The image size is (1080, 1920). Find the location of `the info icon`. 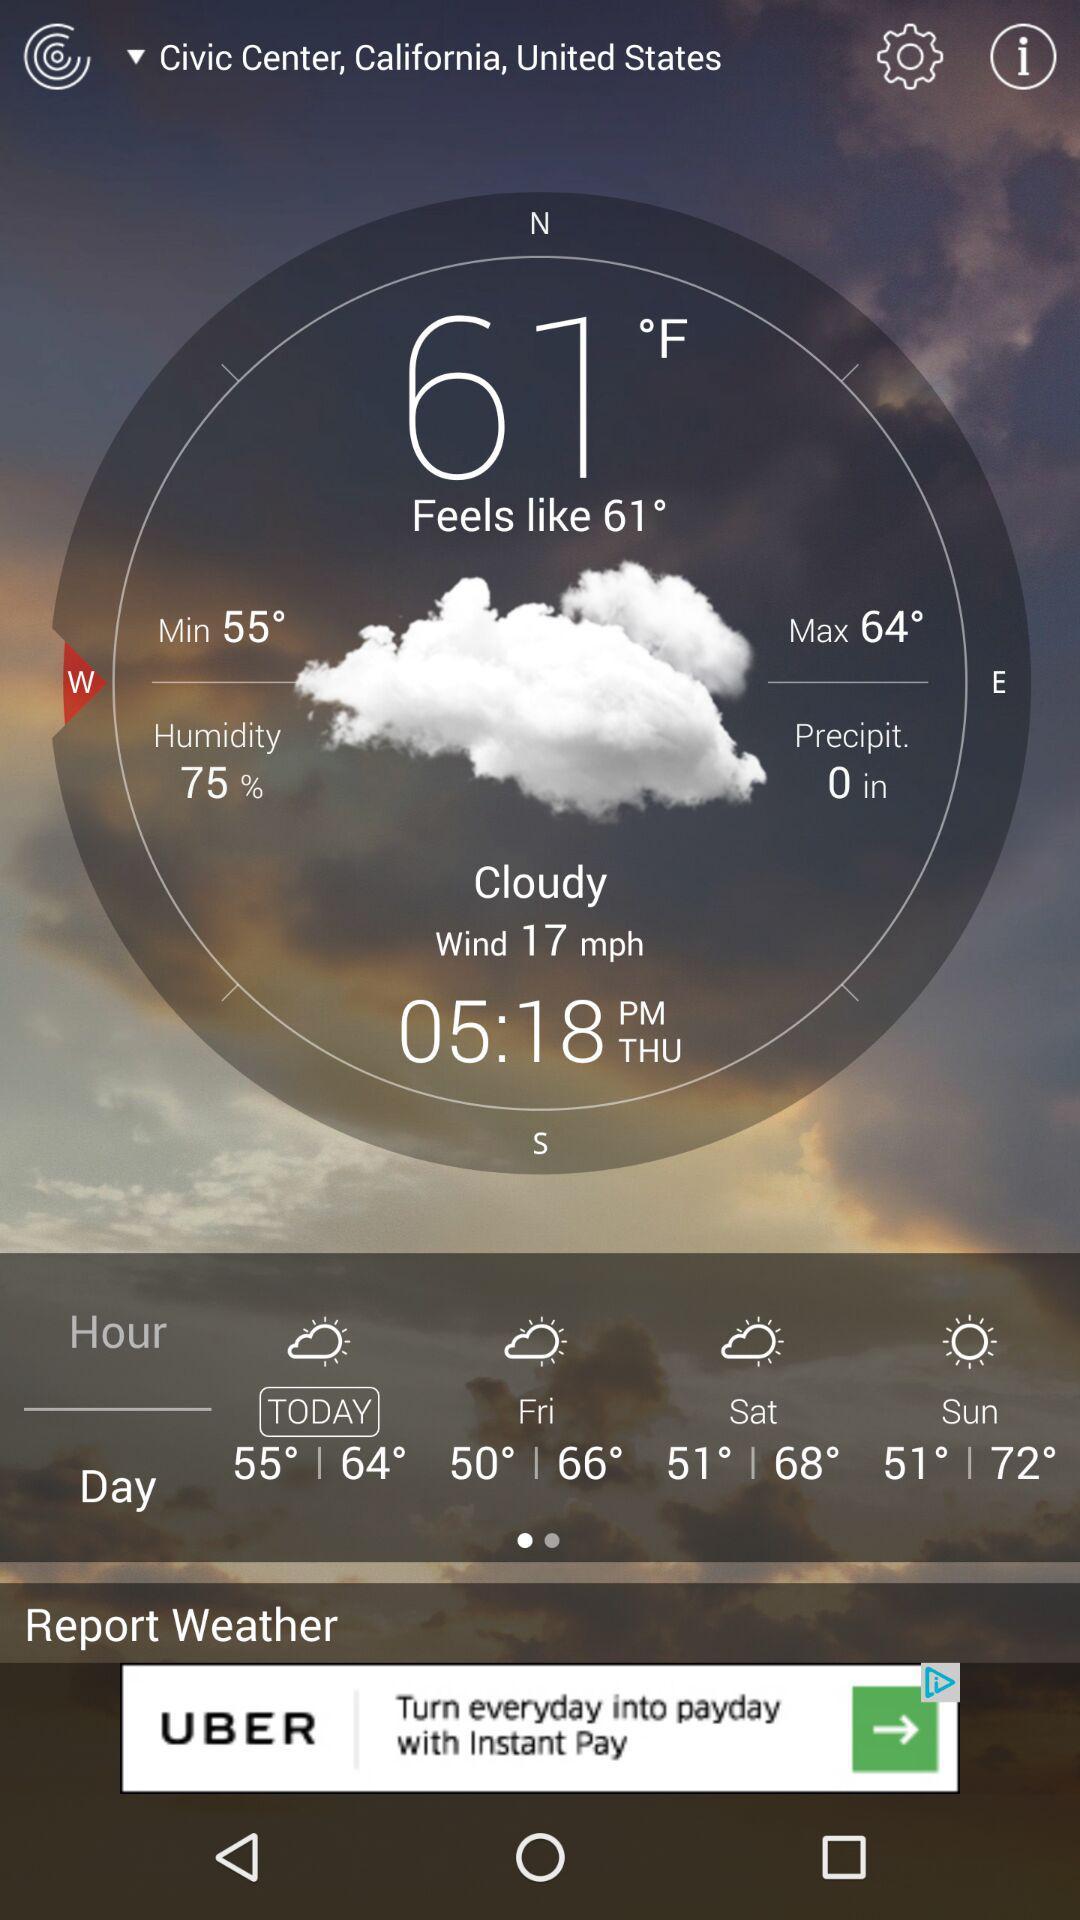

the info icon is located at coordinates (1023, 56).